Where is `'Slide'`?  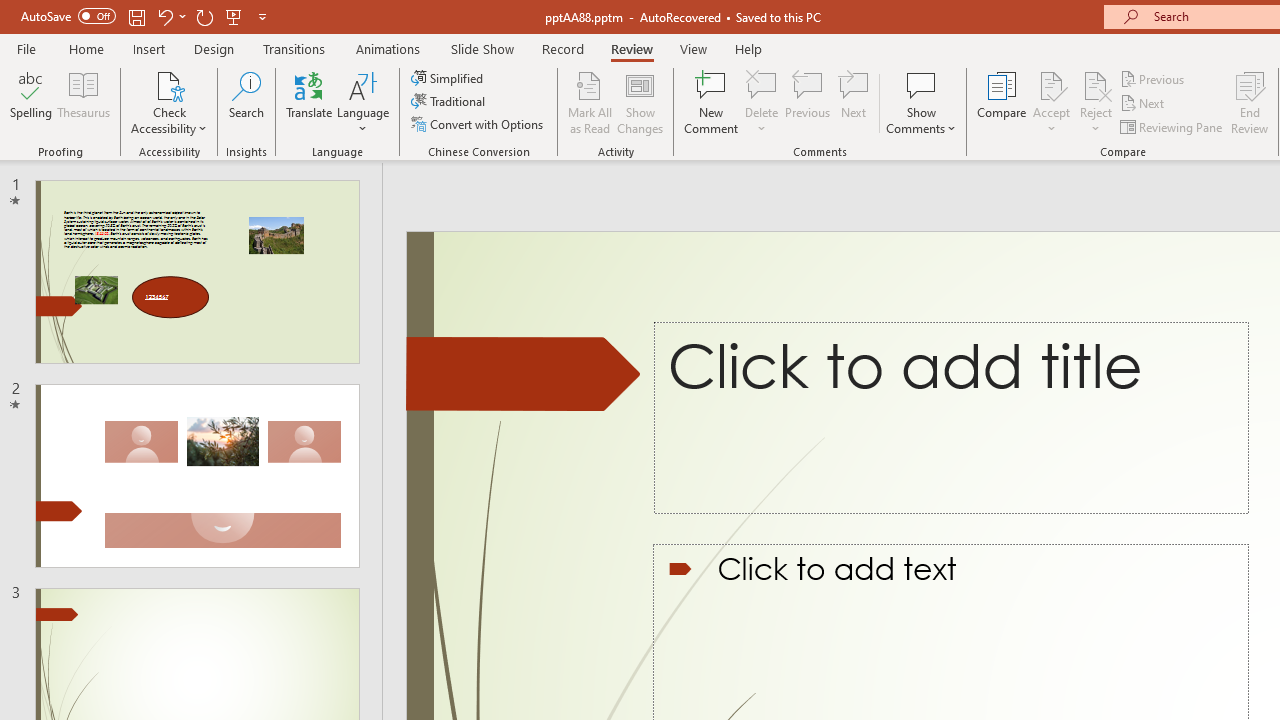
'Slide' is located at coordinates (197, 476).